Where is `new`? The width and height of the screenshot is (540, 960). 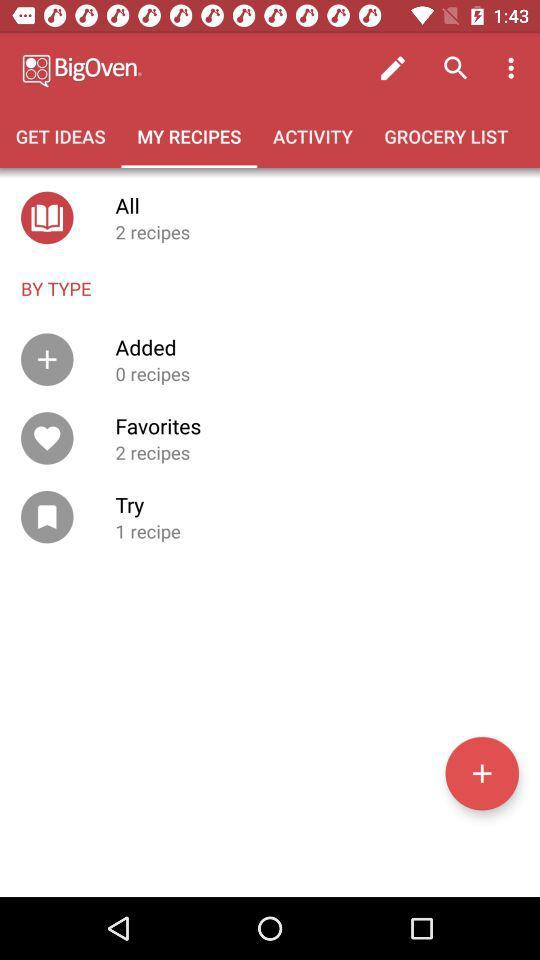 new is located at coordinates (481, 772).